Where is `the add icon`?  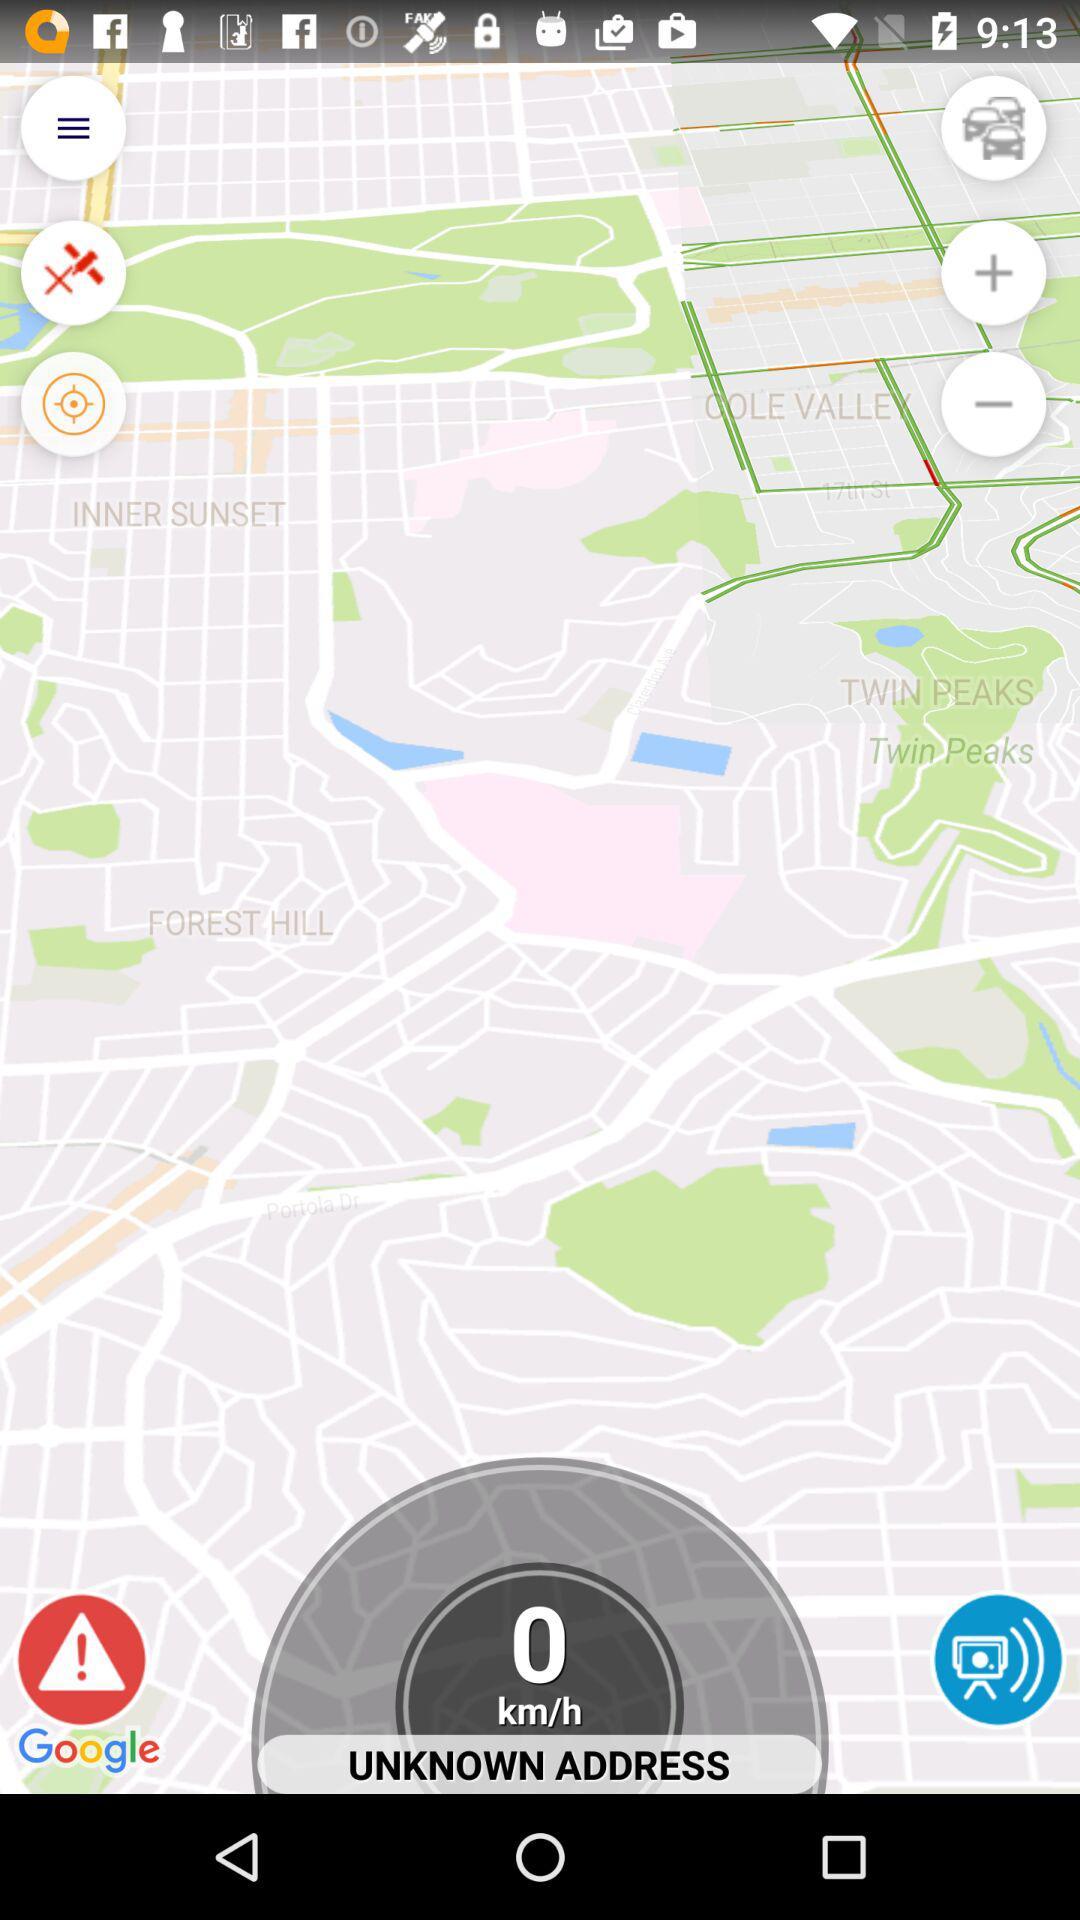
the add icon is located at coordinates (993, 291).